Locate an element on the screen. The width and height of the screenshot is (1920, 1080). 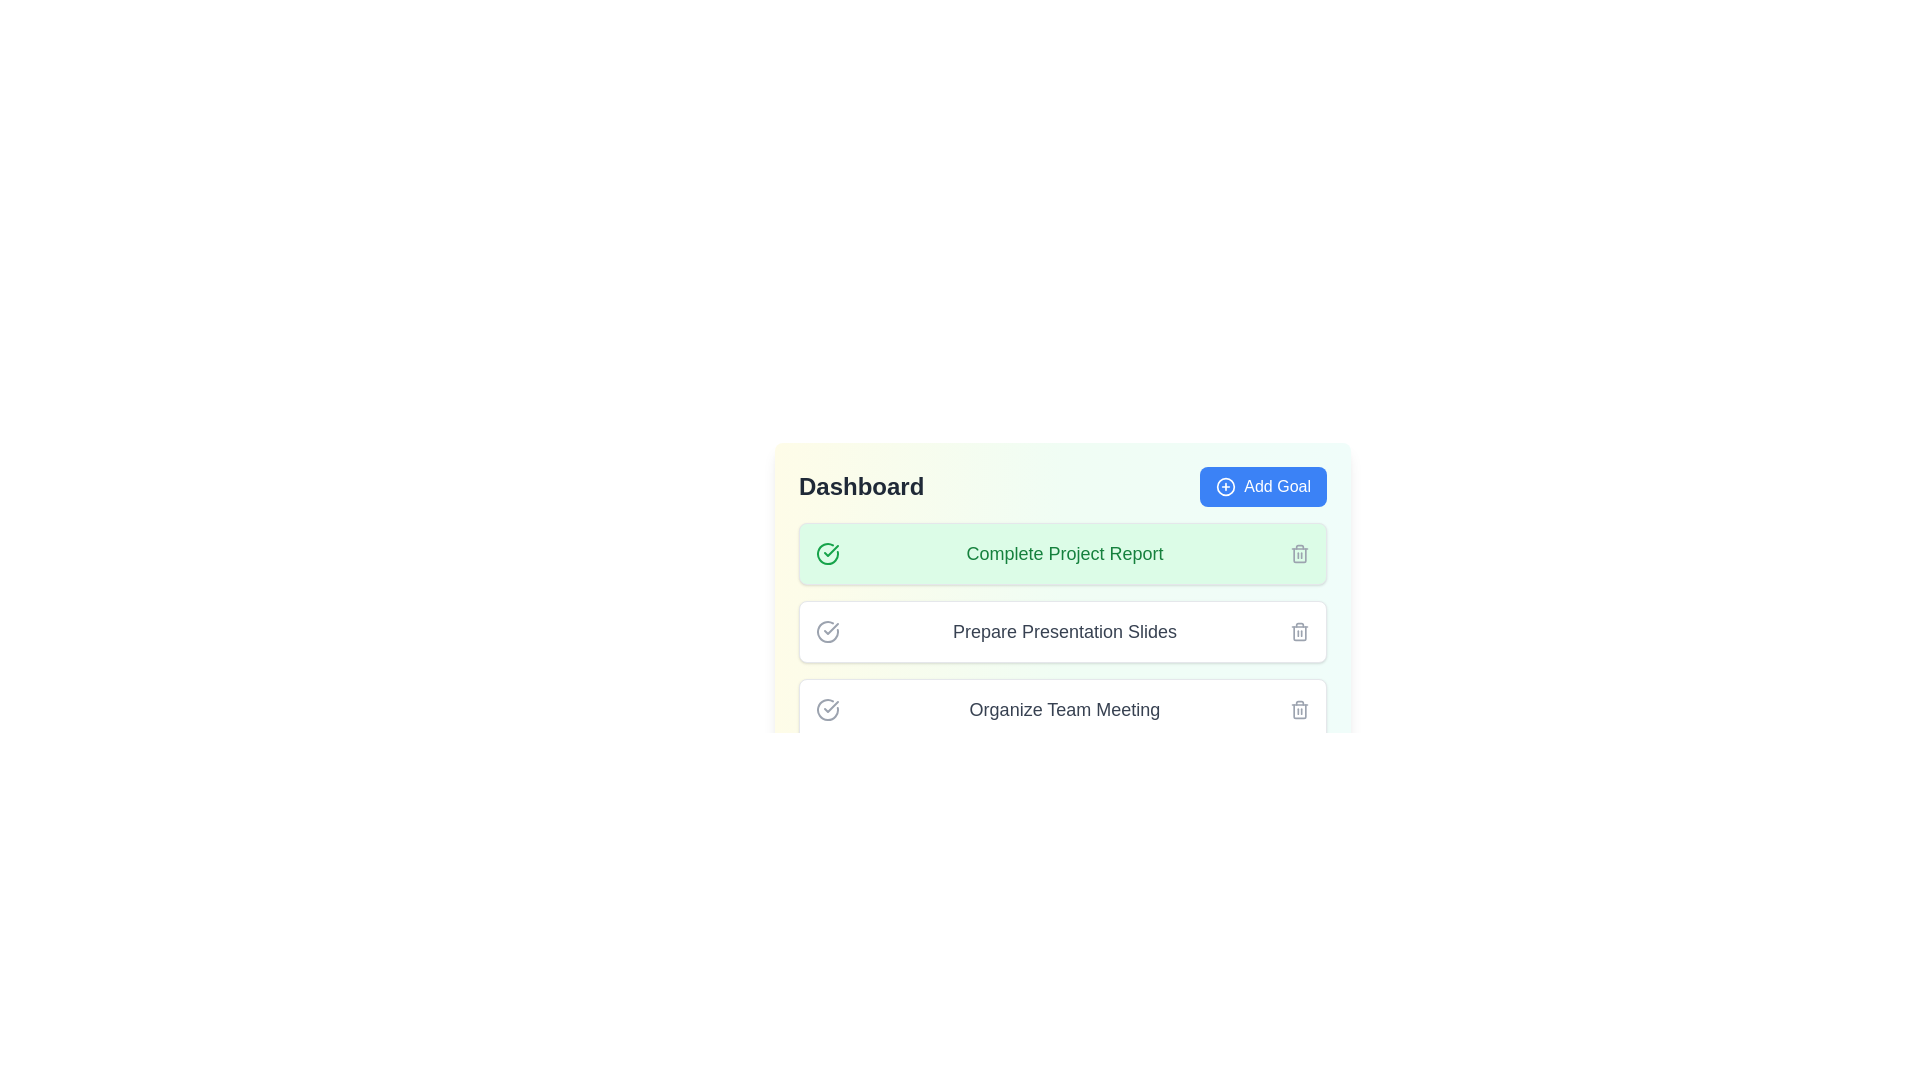
the trash icon next to the goal with text 'Prepare Presentation Slides' to delete it is located at coordinates (1300, 632).